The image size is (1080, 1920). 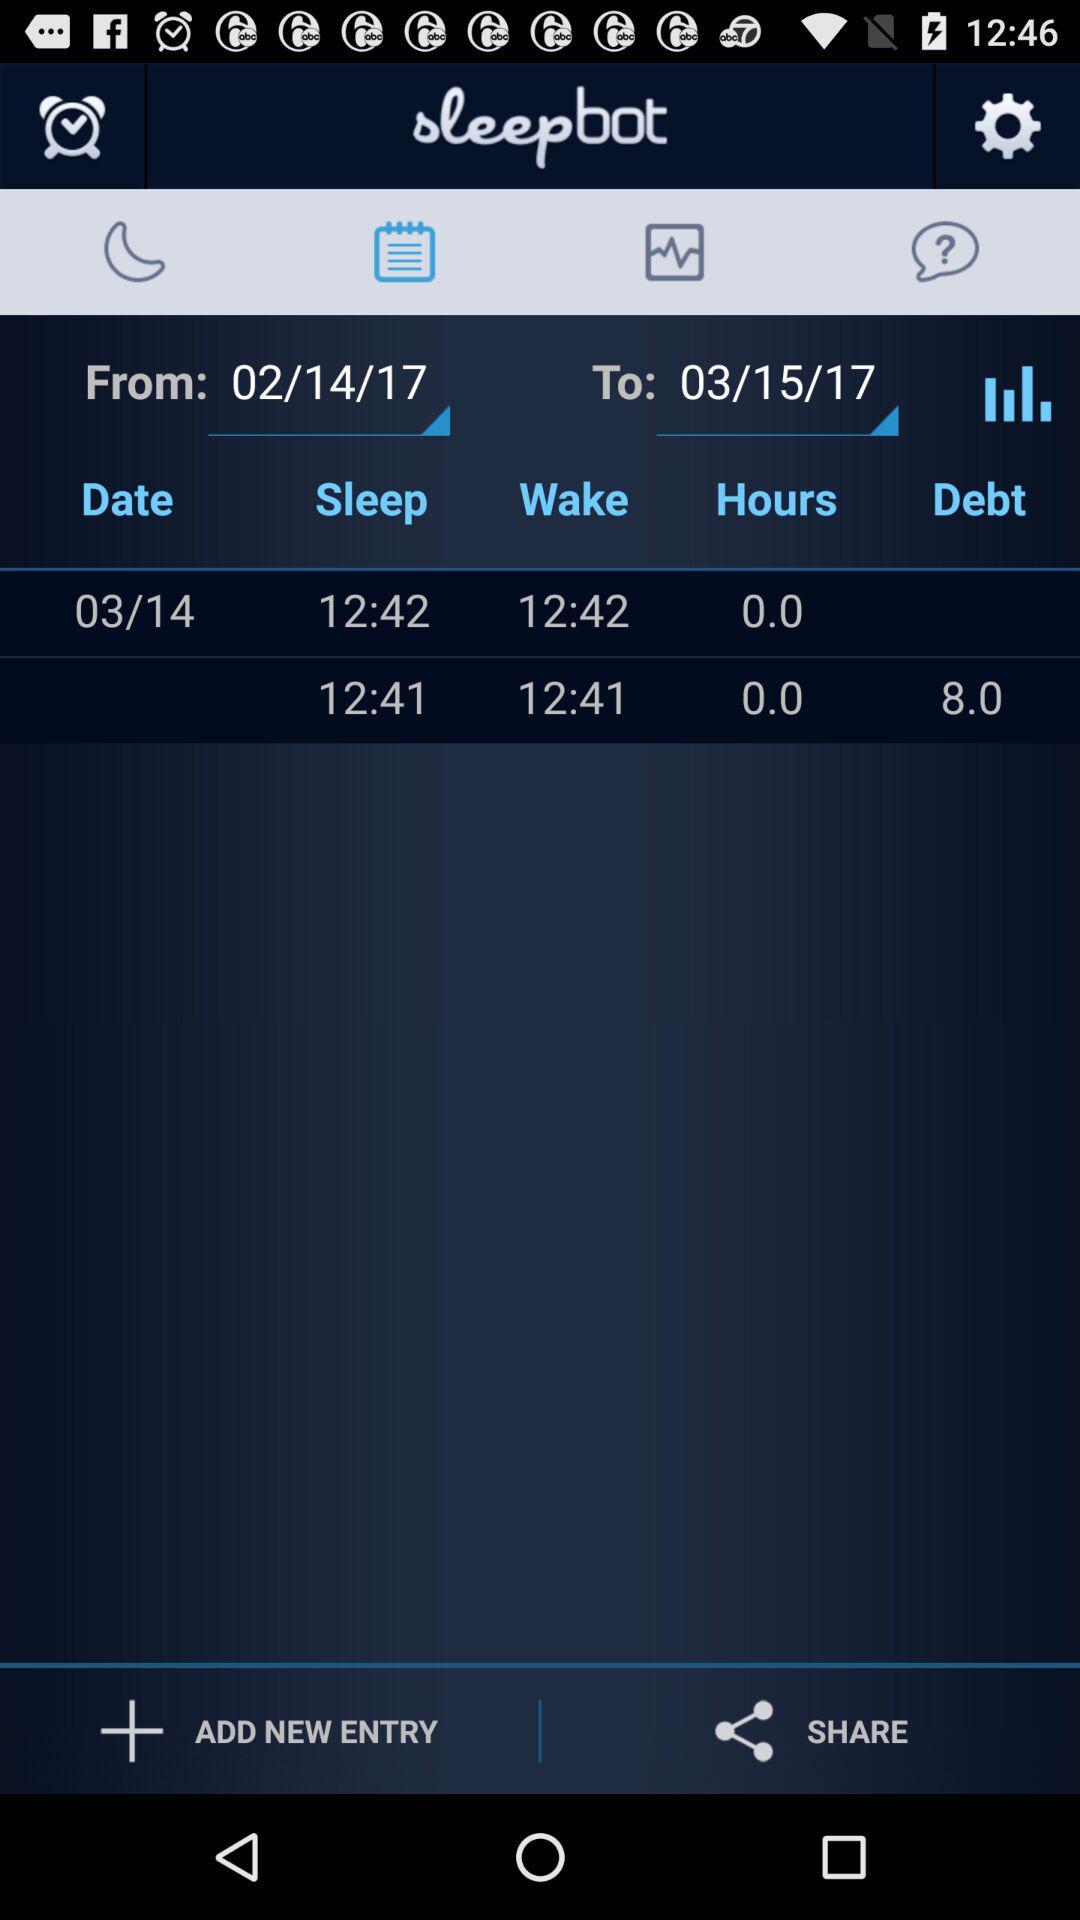 I want to click on the time icon, so click(x=72, y=135).